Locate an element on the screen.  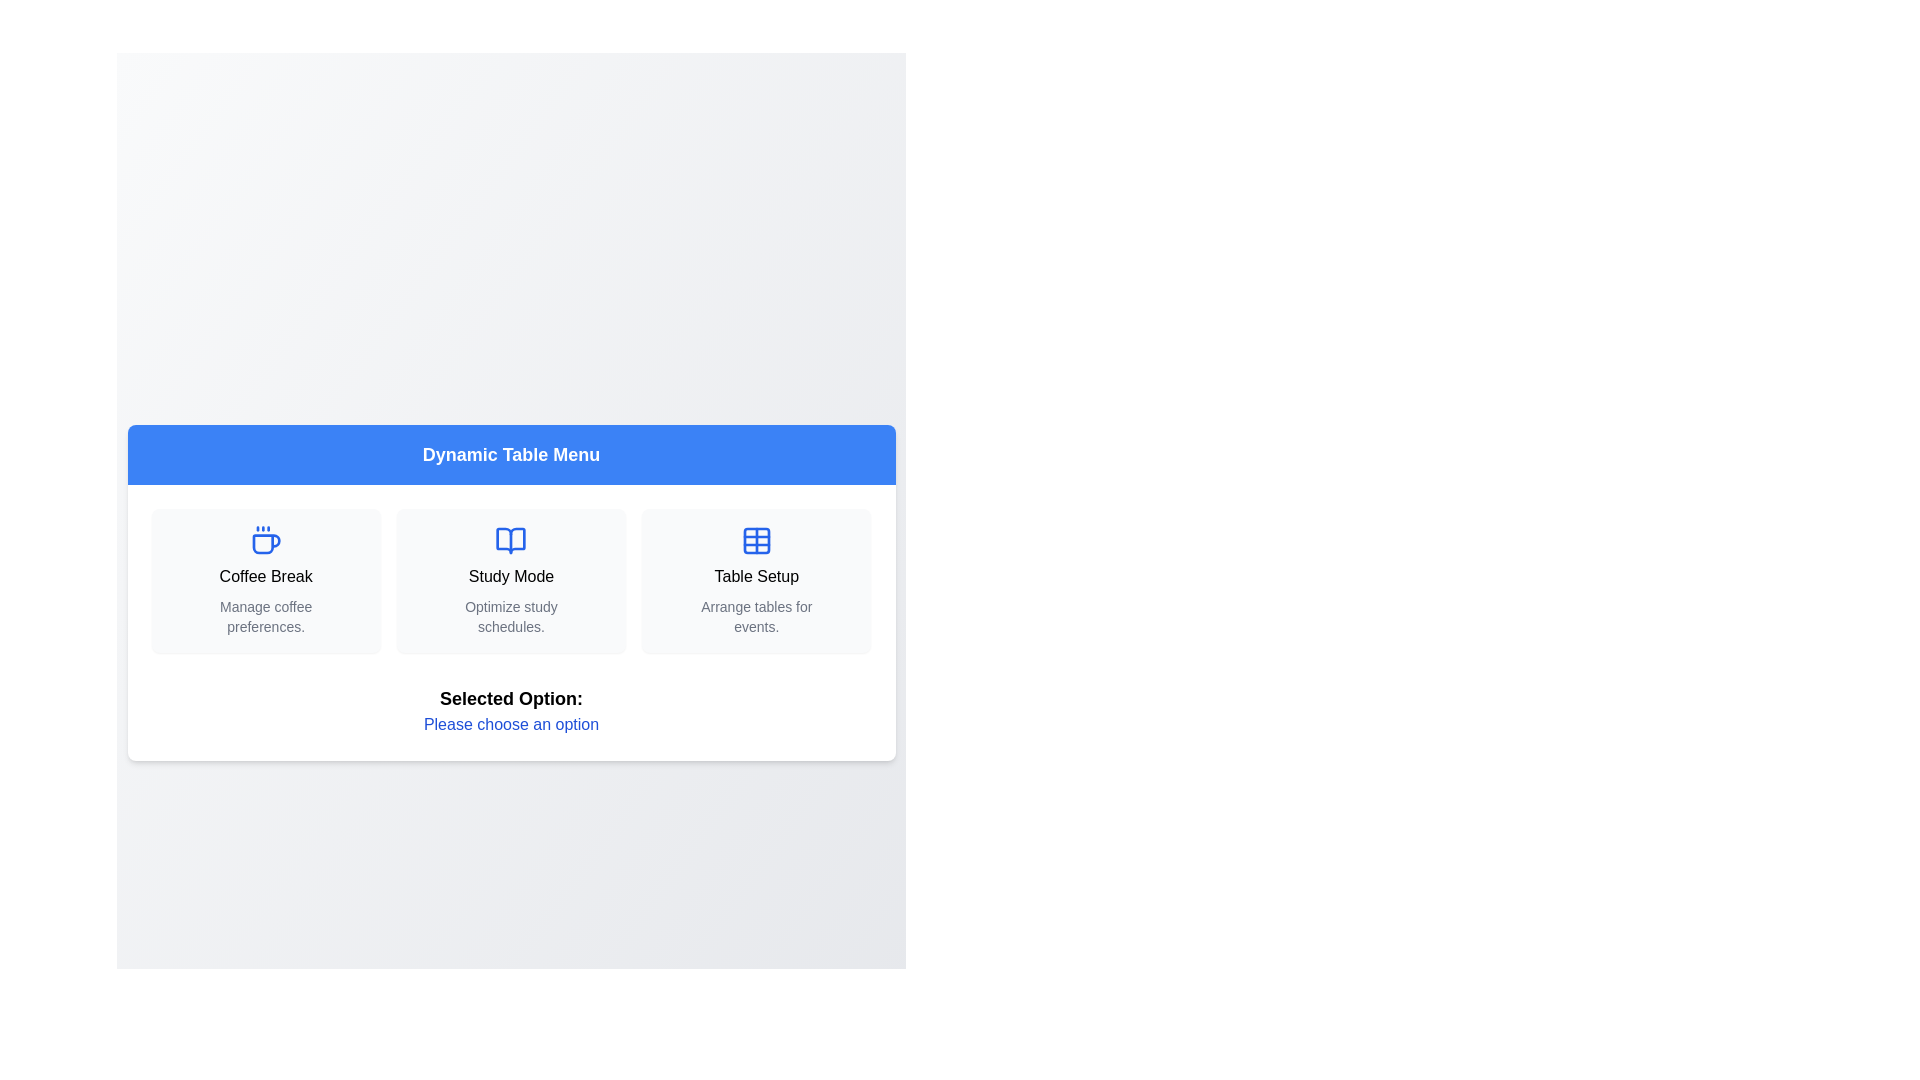
the menu option Study Mode from the Dynamic Table Menu is located at coordinates (510, 581).